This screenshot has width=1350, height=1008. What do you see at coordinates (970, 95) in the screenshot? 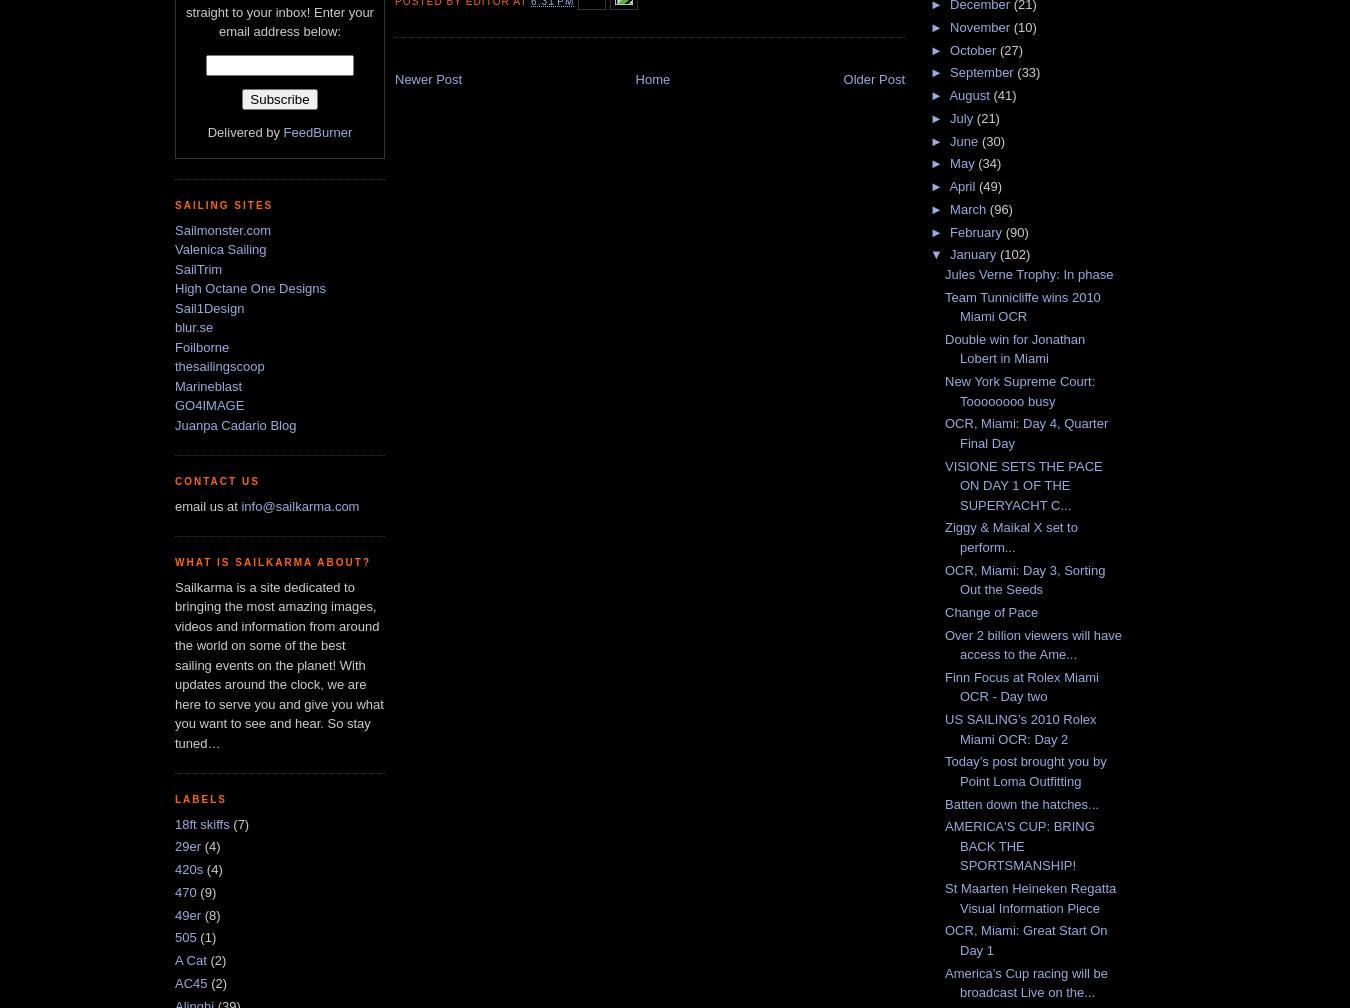
I see `'August'` at bounding box center [970, 95].